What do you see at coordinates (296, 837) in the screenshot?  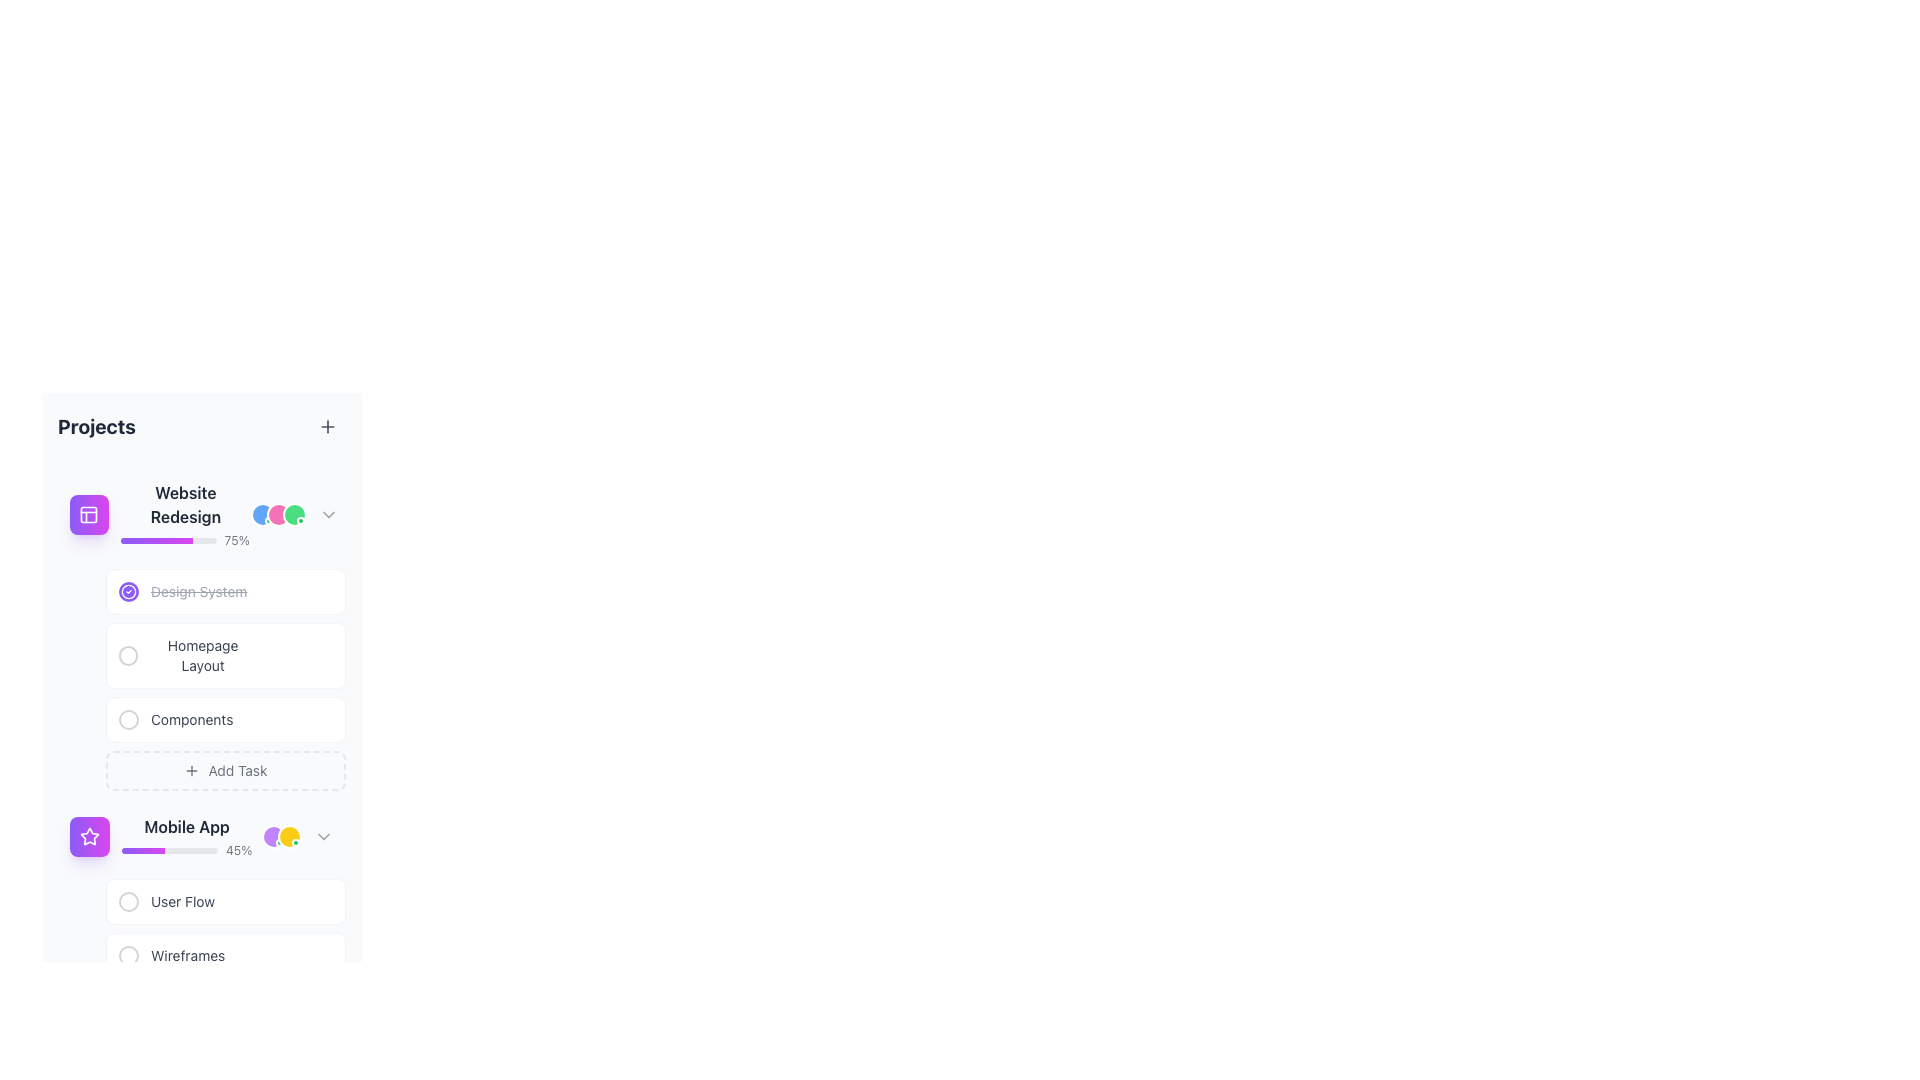 I see `the Interactive icon group with avatars and dropdown chevron located to the right of the 'Mobile App' section, aligned horizontally with the progress percentage indicator '45%'` at bounding box center [296, 837].